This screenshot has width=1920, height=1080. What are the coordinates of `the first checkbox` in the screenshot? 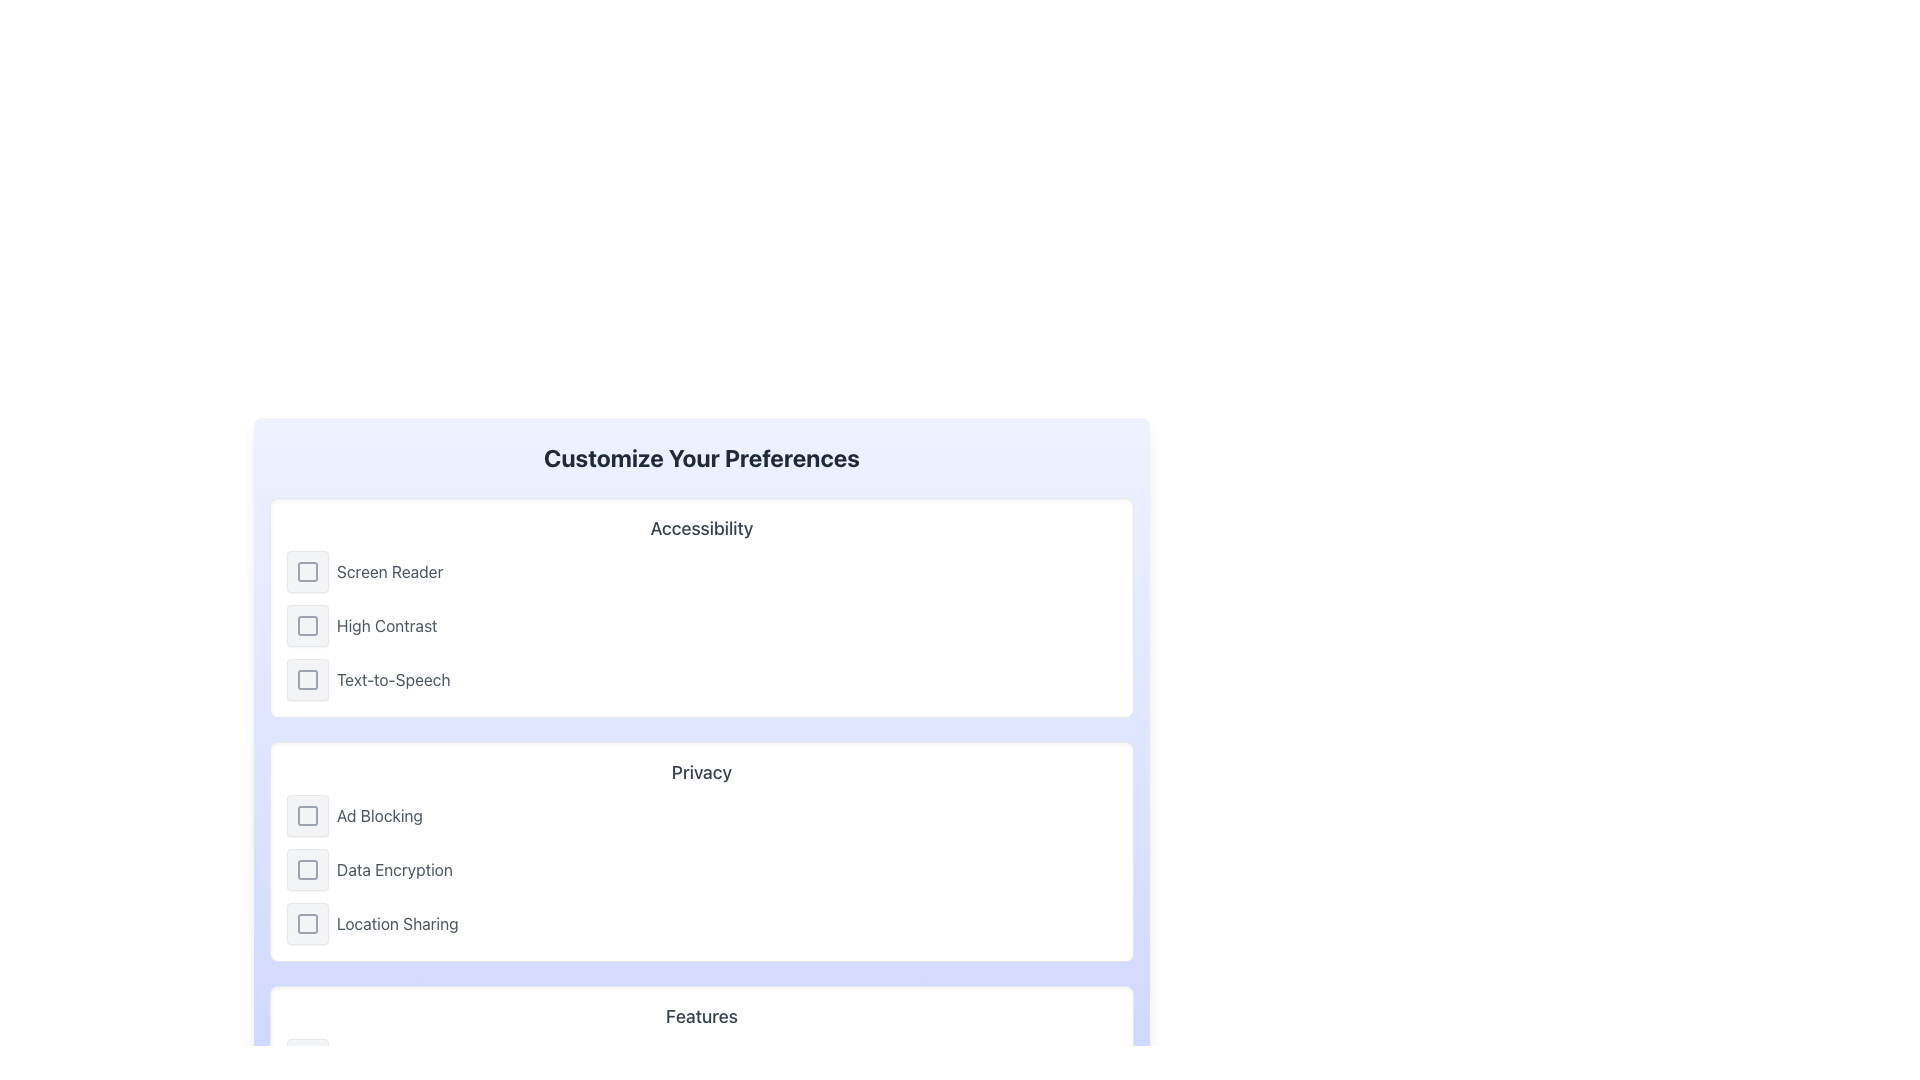 It's located at (306, 816).